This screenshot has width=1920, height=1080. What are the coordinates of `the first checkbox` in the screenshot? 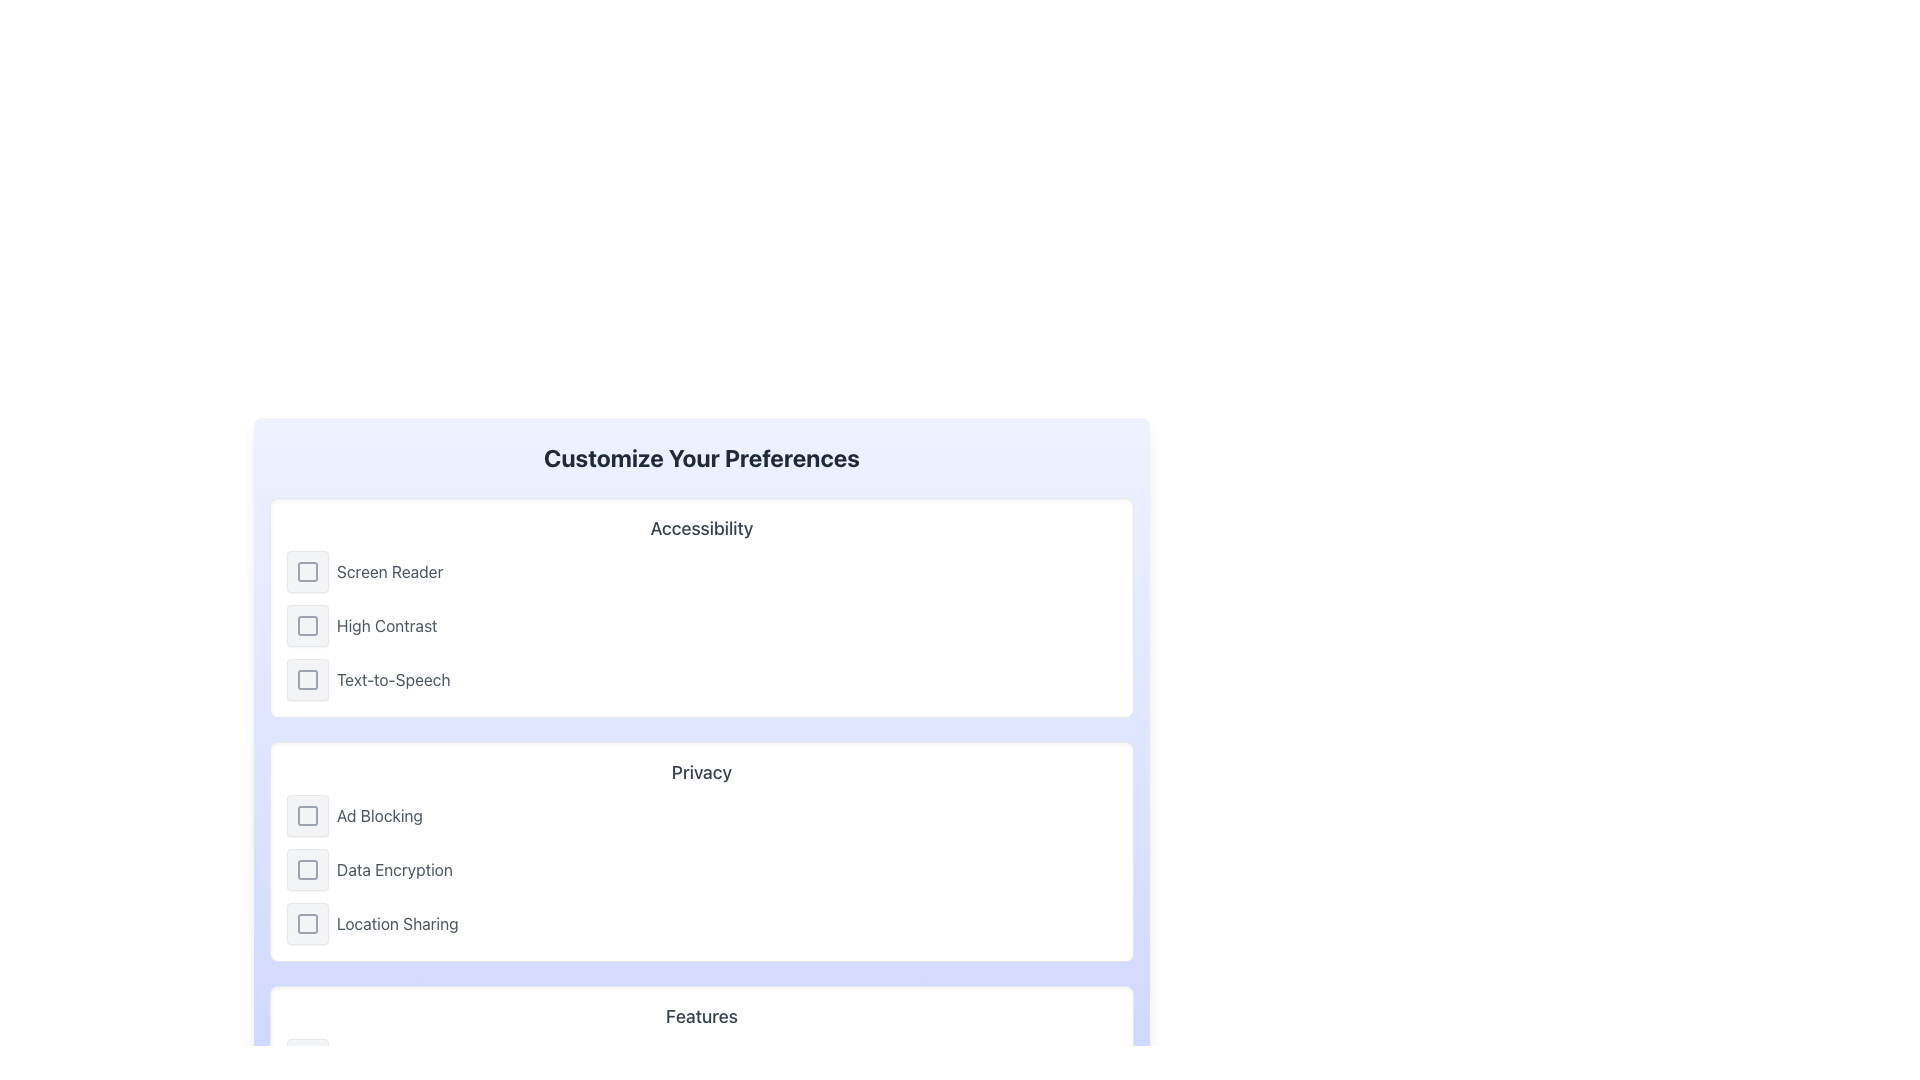 It's located at (306, 816).